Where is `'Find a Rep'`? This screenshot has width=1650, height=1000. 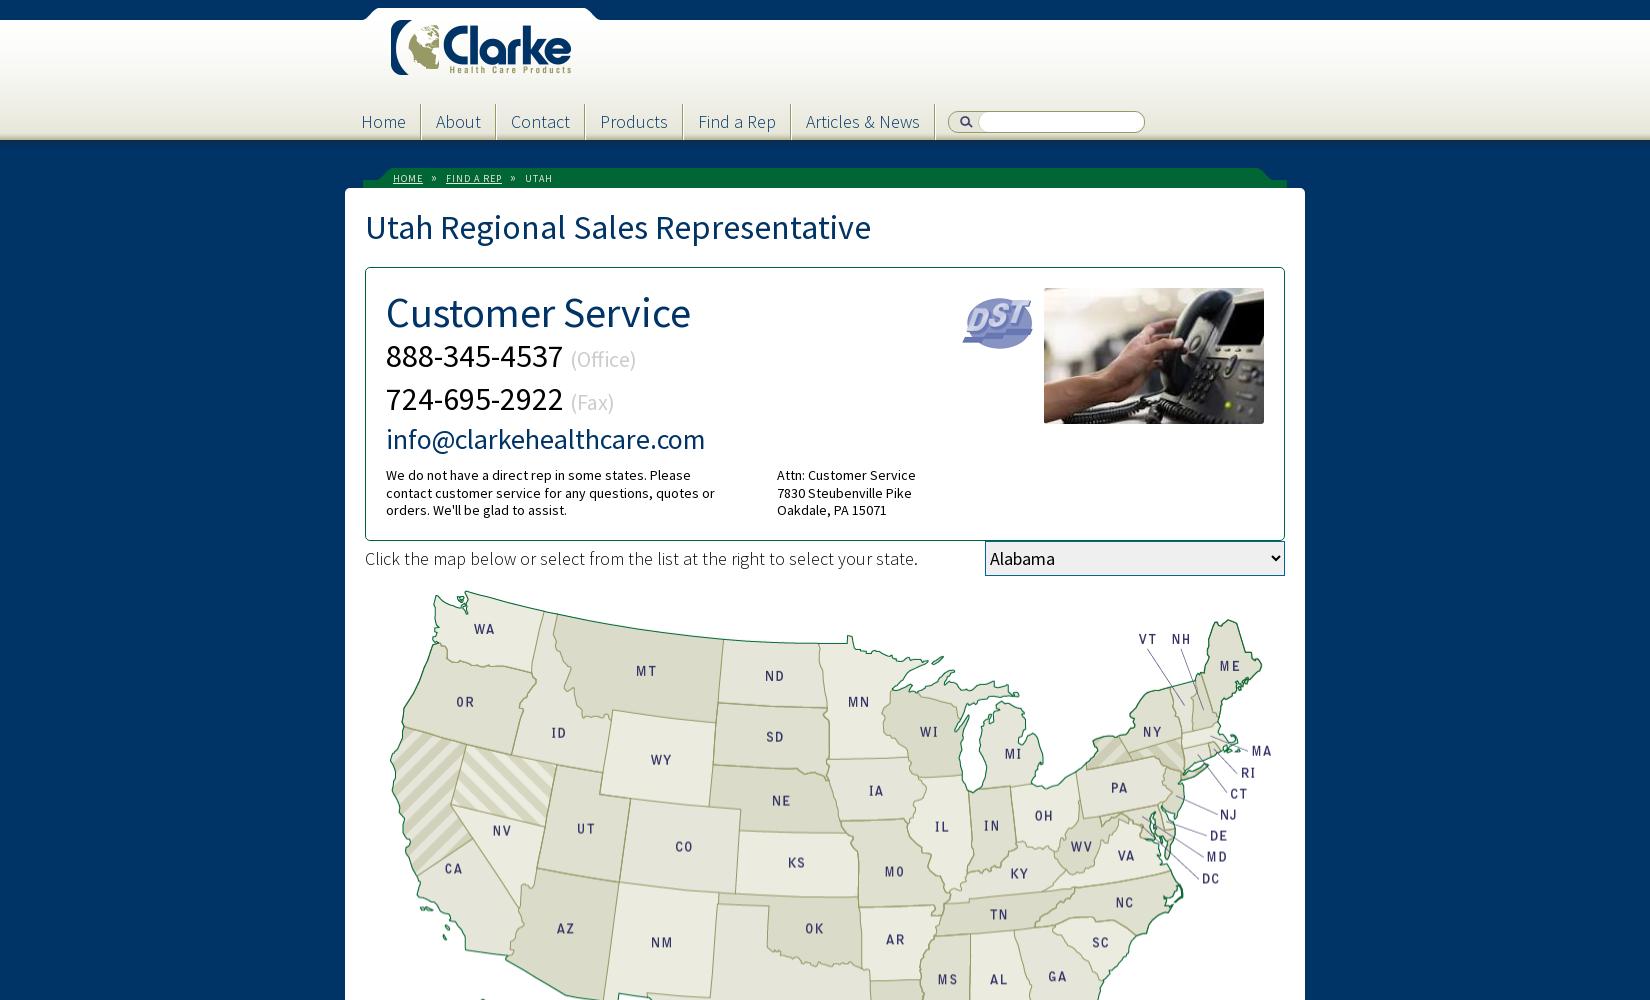
'Find a Rep' is located at coordinates (736, 120).